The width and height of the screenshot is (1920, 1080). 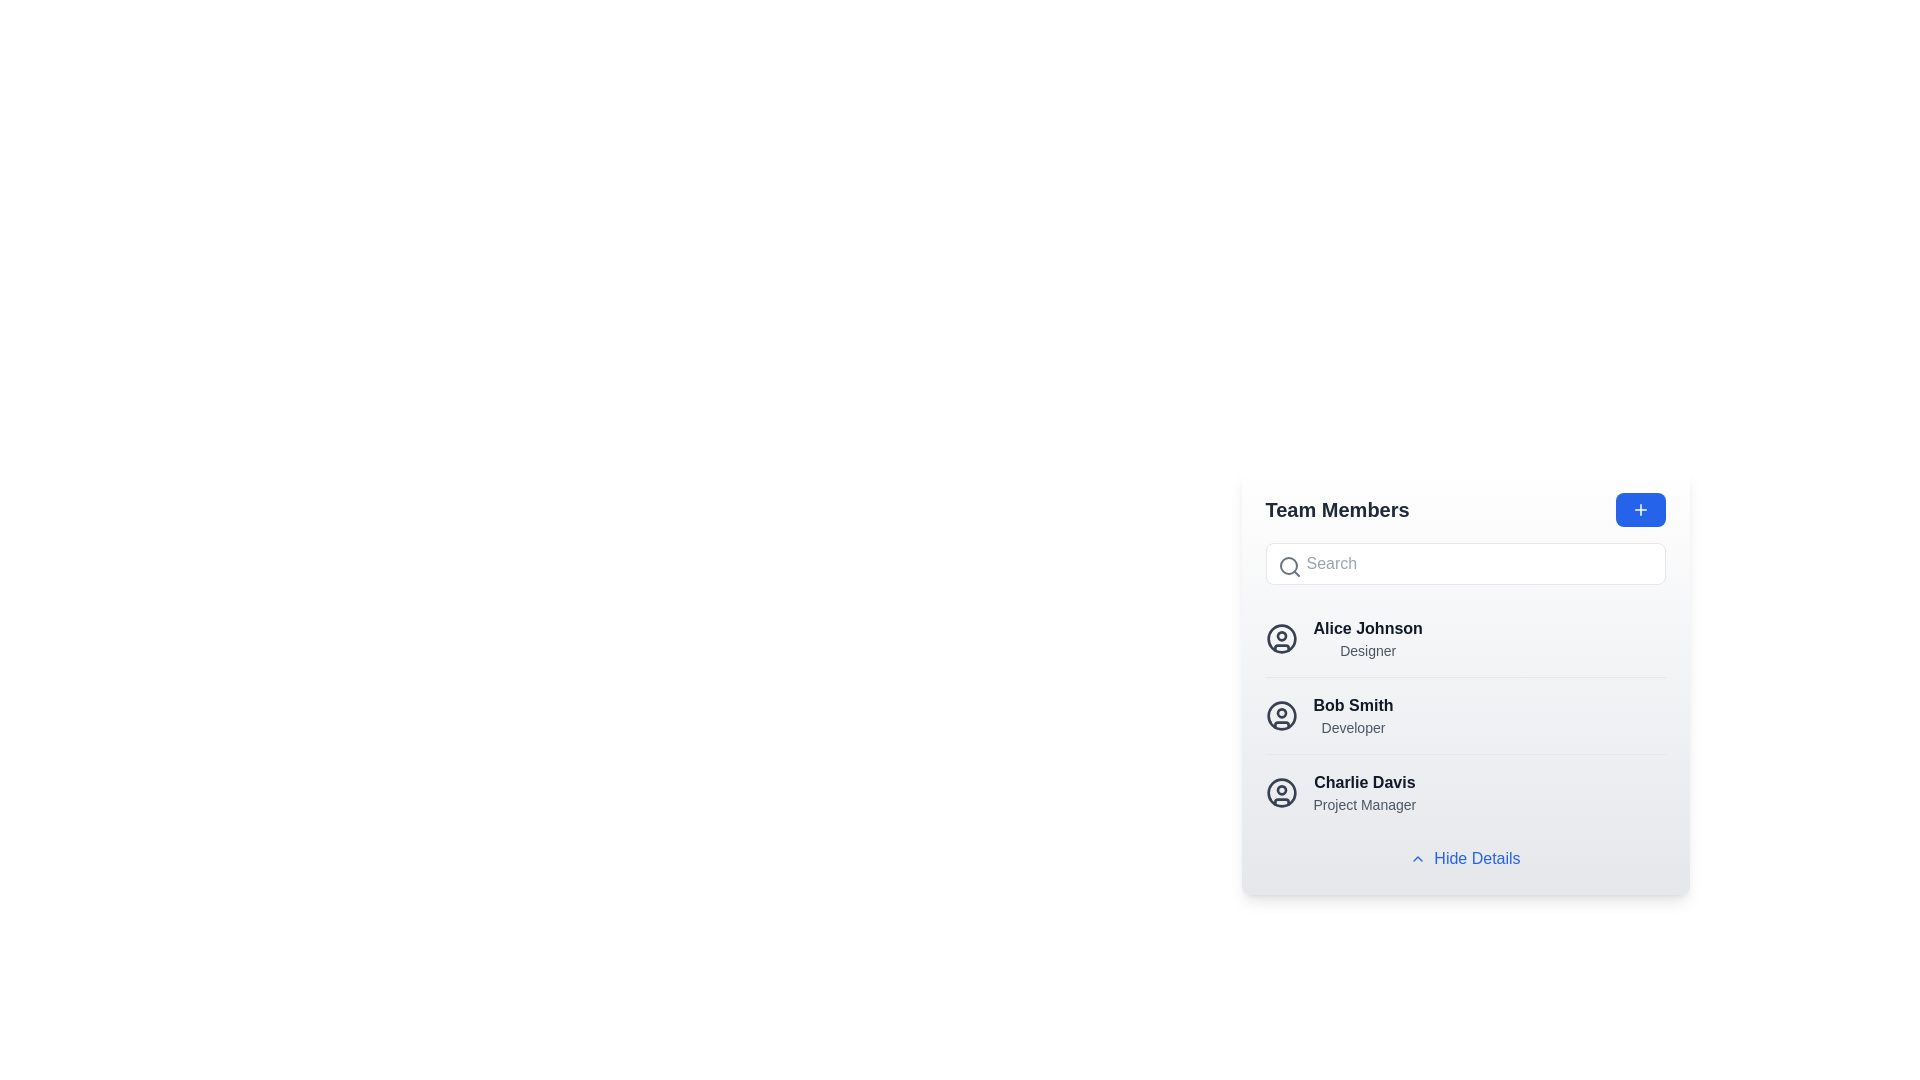 I want to click on the 'Team Members' text label, which is styled in a bold and large font at the top-left corner of the user interface card, adjacent to a blue plus button, so click(x=1337, y=508).